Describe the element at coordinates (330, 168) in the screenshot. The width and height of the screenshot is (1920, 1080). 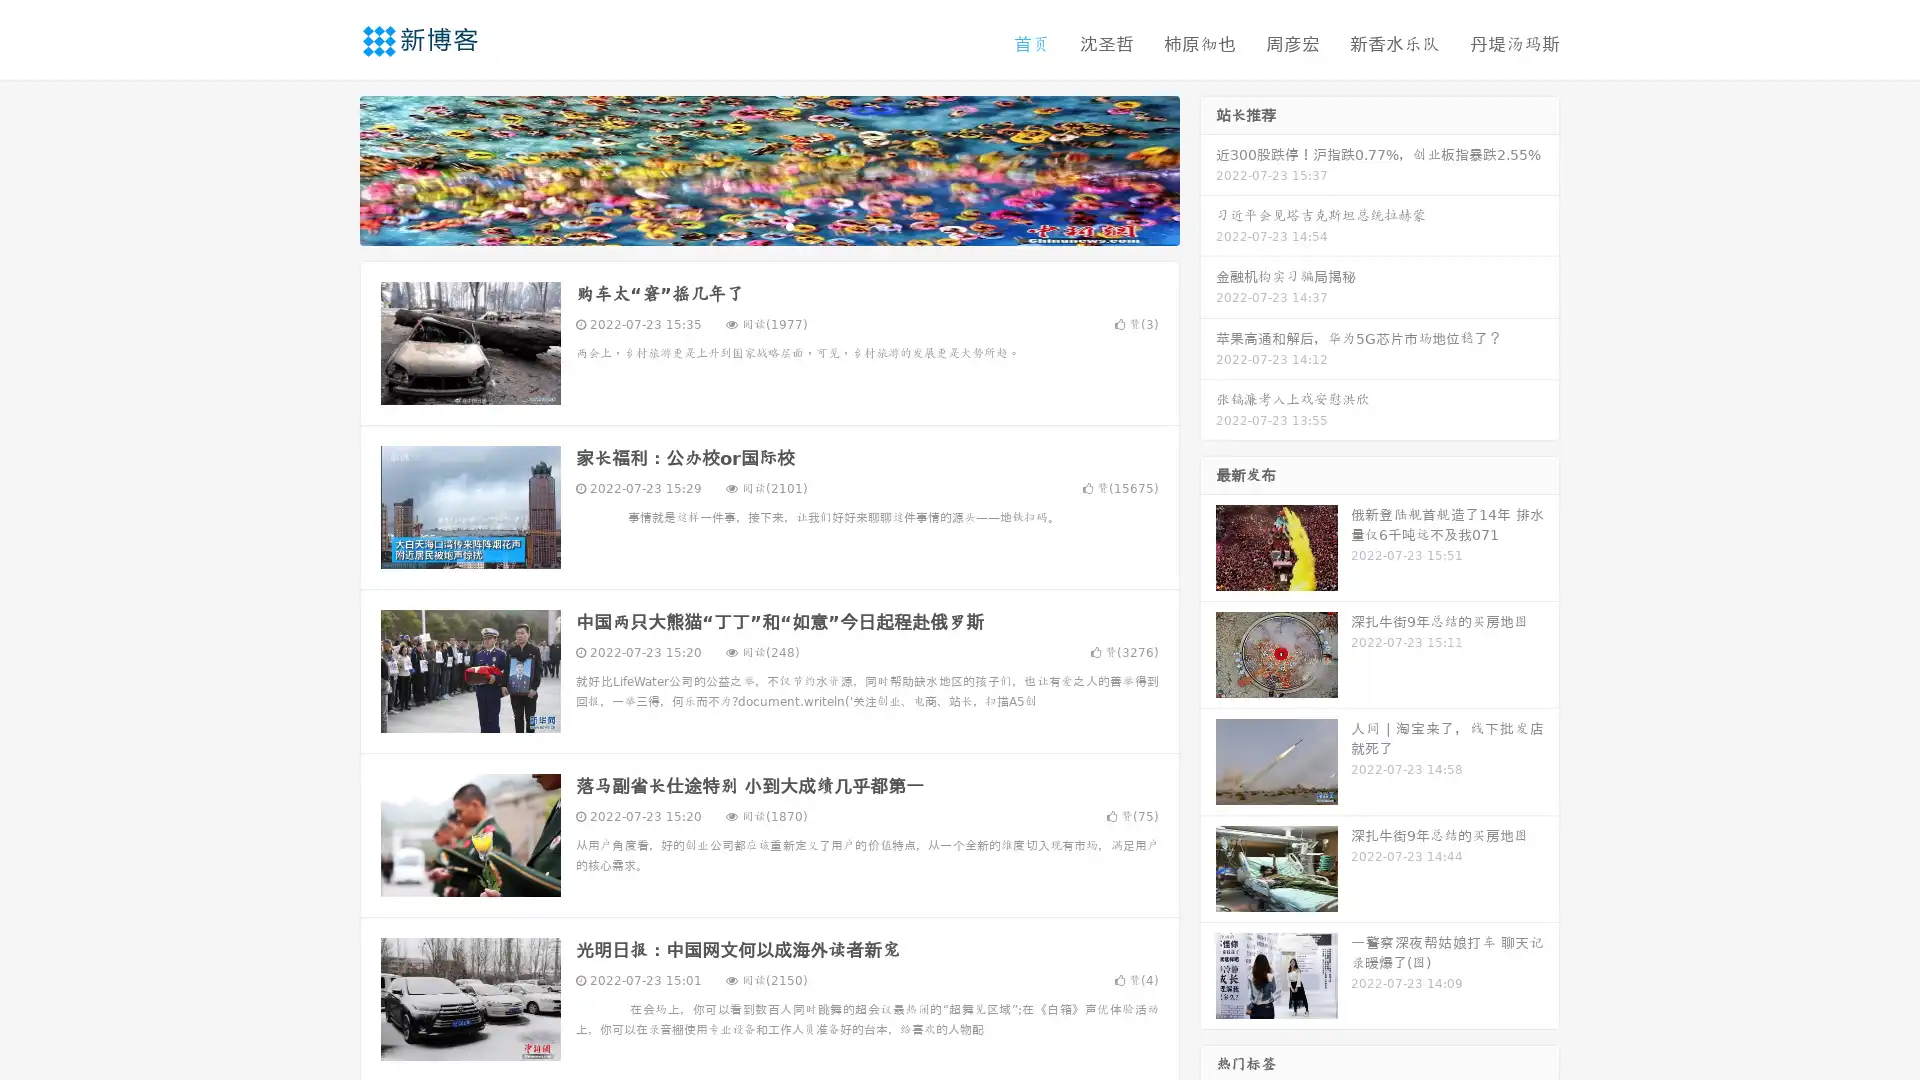
I see `Previous slide` at that location.